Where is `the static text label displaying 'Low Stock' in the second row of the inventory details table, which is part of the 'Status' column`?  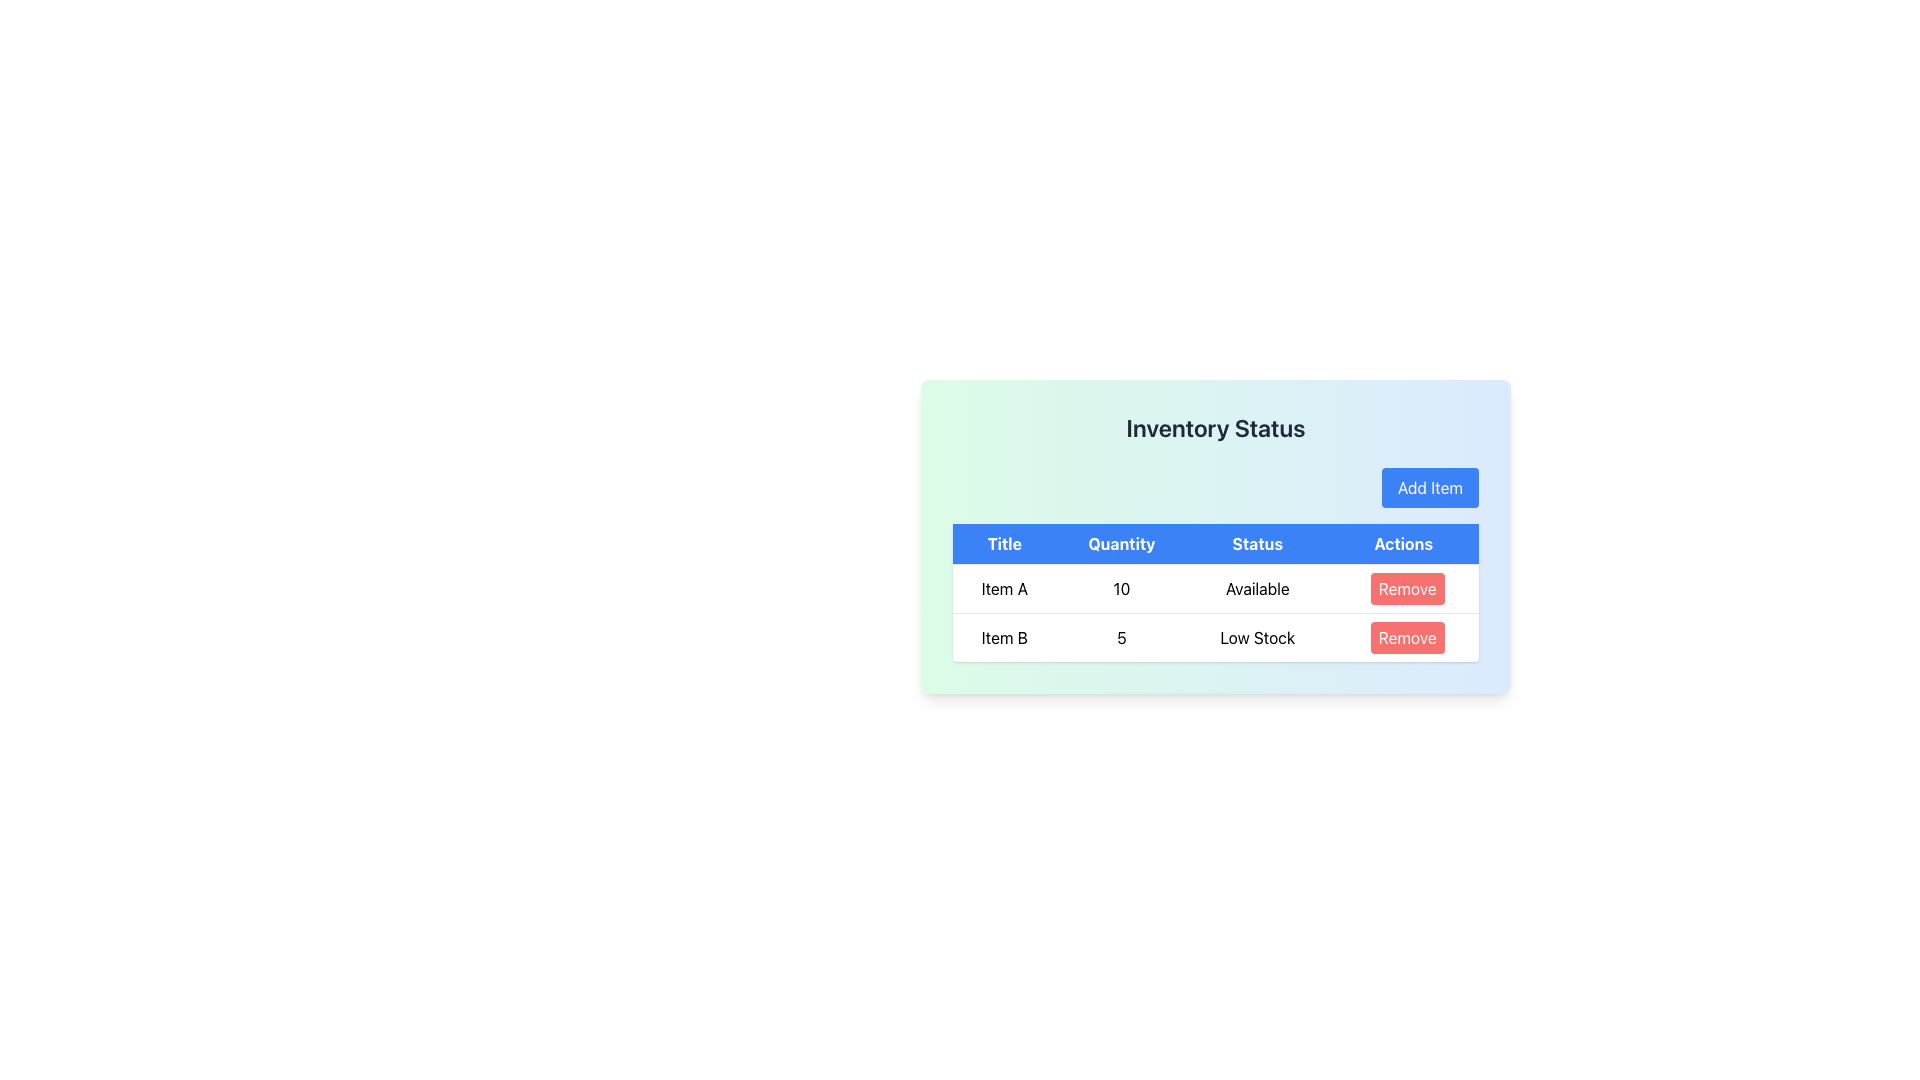 the static text label displaying 'Low Stock' in the second row of the inventory details table, which is part of the 'Status' column is located at coordinates (1256, 637).